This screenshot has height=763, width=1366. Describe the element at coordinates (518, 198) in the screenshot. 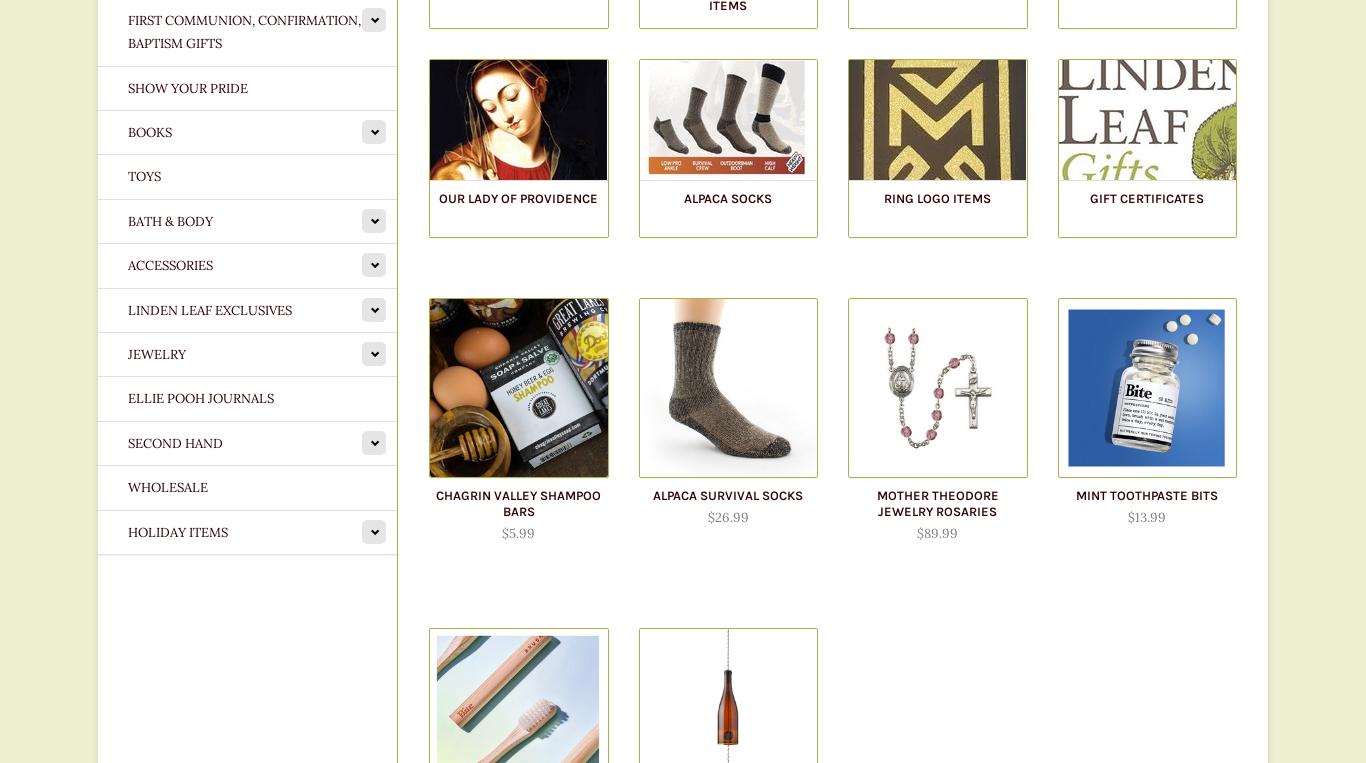

I see `'Our Lady of Providence'` at that location.